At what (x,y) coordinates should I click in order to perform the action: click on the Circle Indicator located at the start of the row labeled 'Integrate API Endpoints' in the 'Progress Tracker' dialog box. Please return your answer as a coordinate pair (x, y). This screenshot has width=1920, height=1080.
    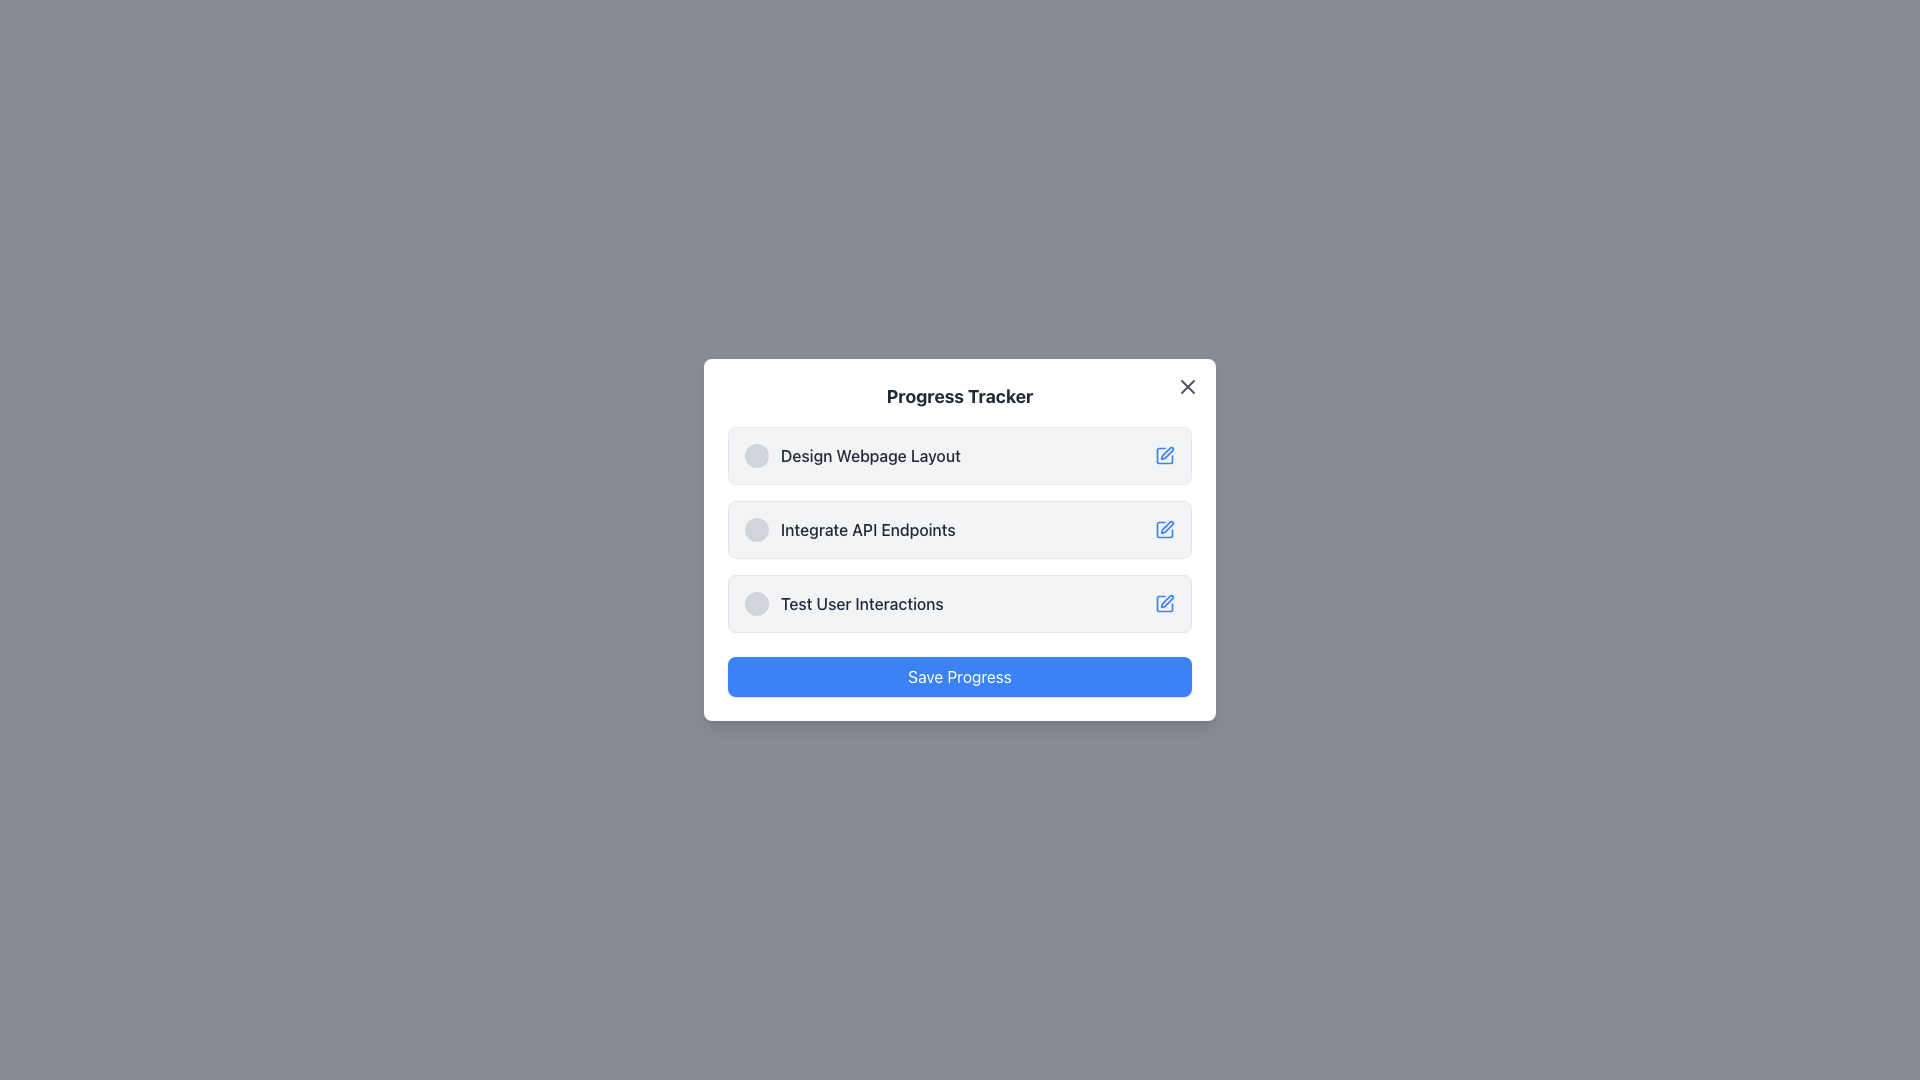
    Looking at the image, I should click on (756, 528).